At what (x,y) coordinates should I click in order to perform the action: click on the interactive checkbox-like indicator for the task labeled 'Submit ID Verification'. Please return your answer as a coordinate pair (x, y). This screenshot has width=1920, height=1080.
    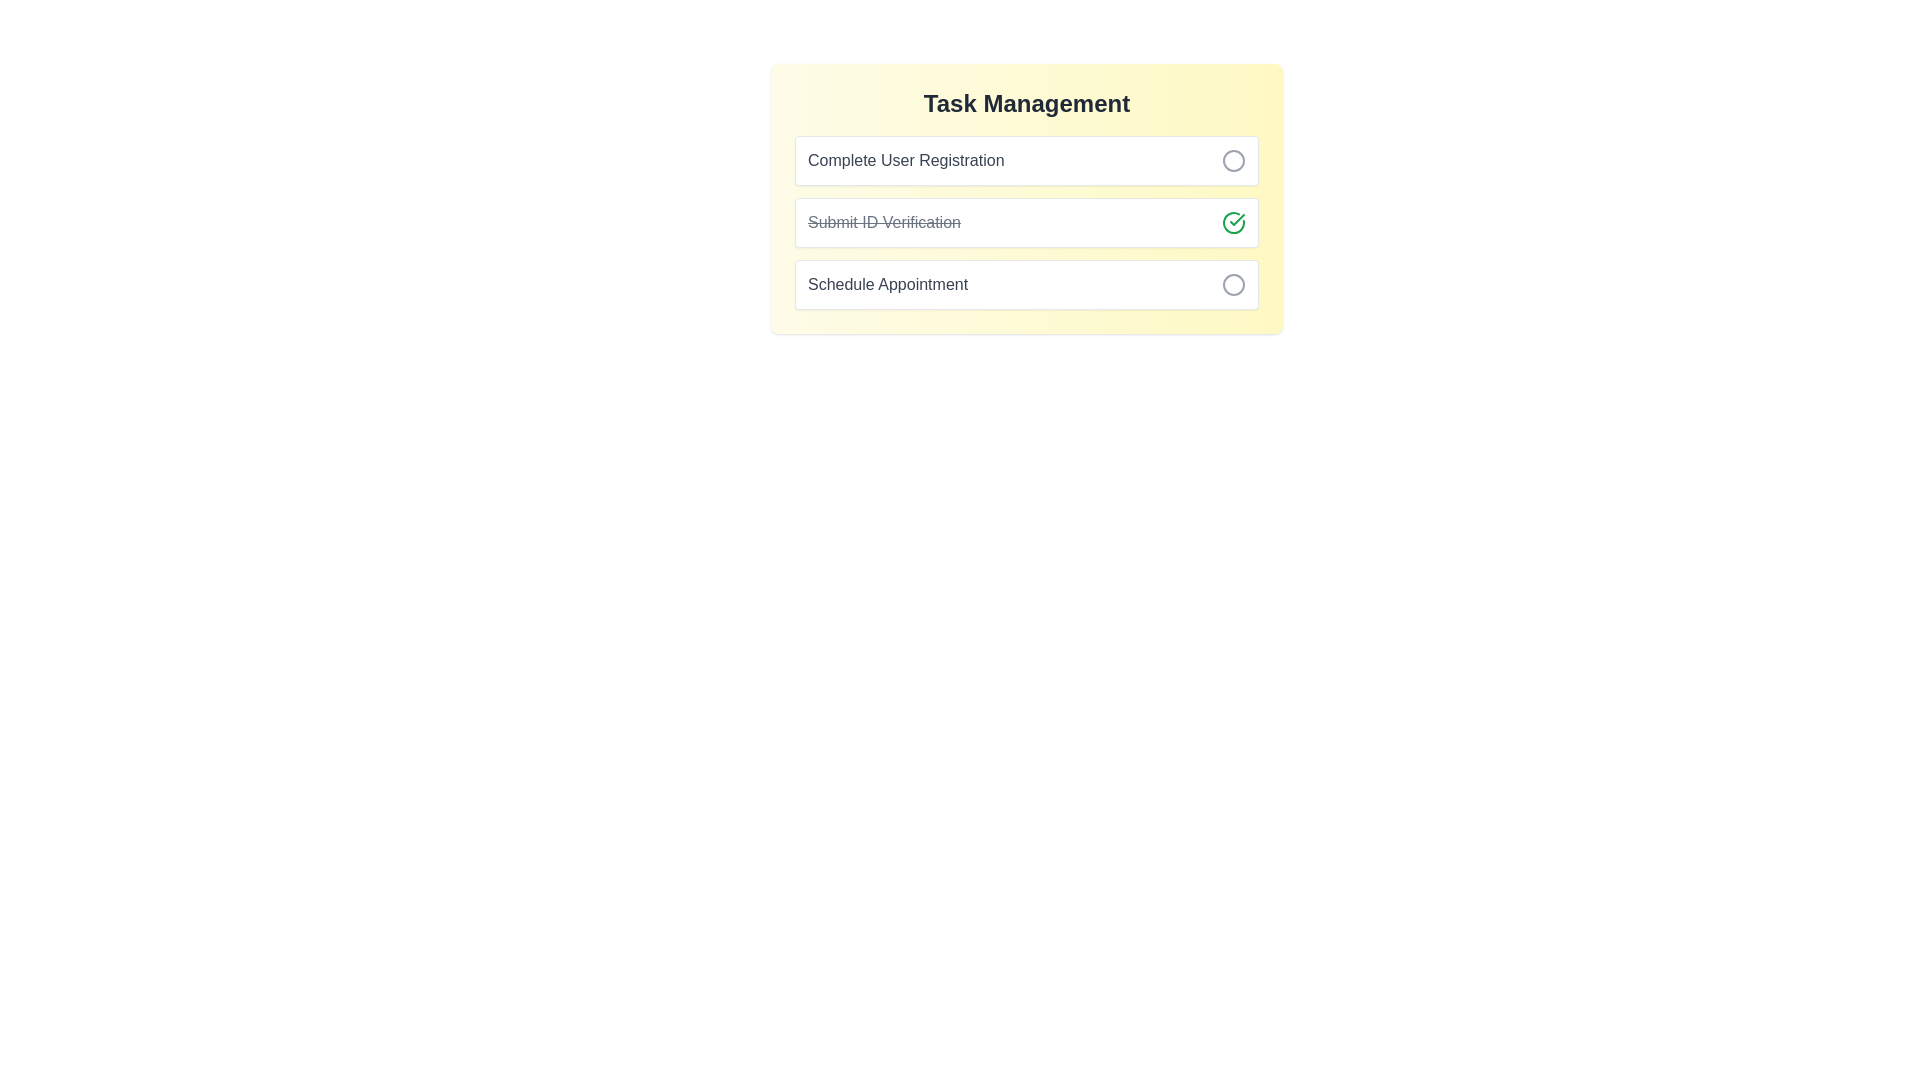
    Looking at the image, I should click on (1232, 223).